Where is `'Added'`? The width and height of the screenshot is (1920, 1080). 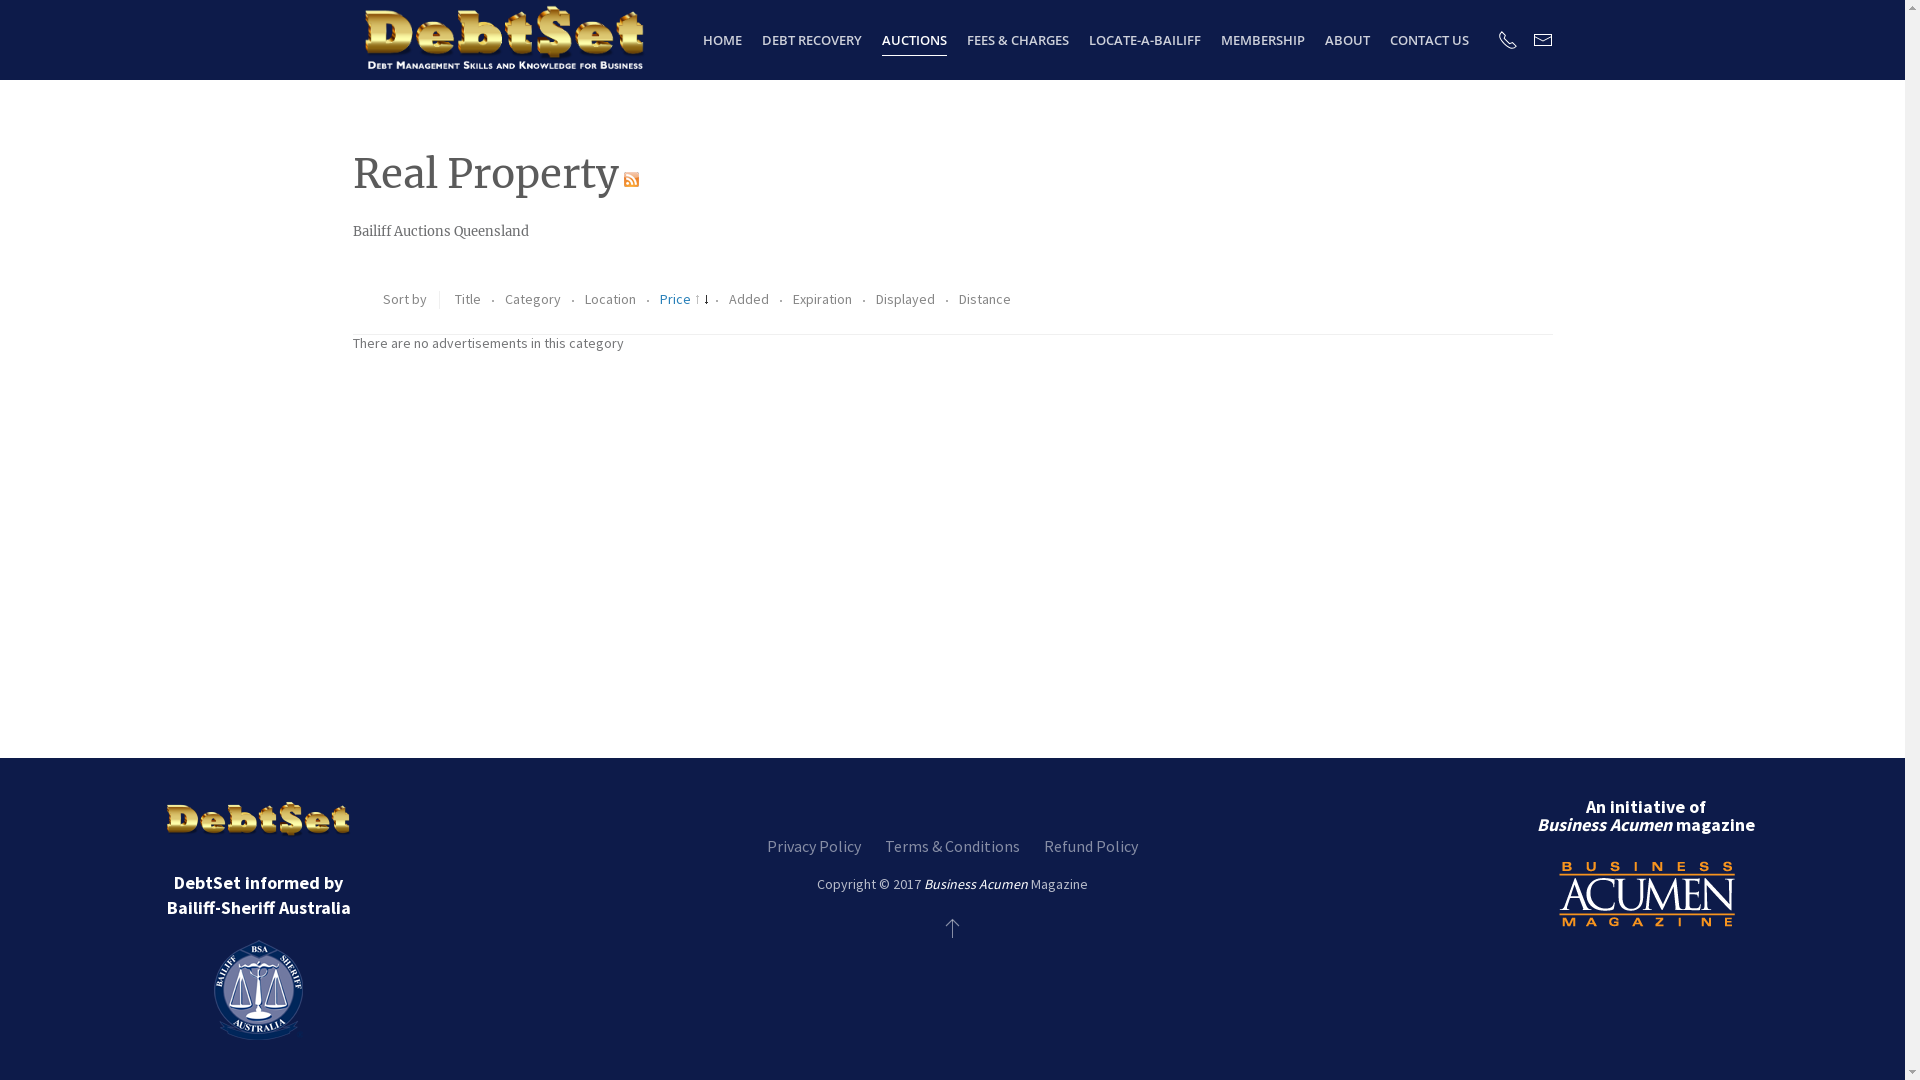 'Added' is located at coordinates (748, 299).